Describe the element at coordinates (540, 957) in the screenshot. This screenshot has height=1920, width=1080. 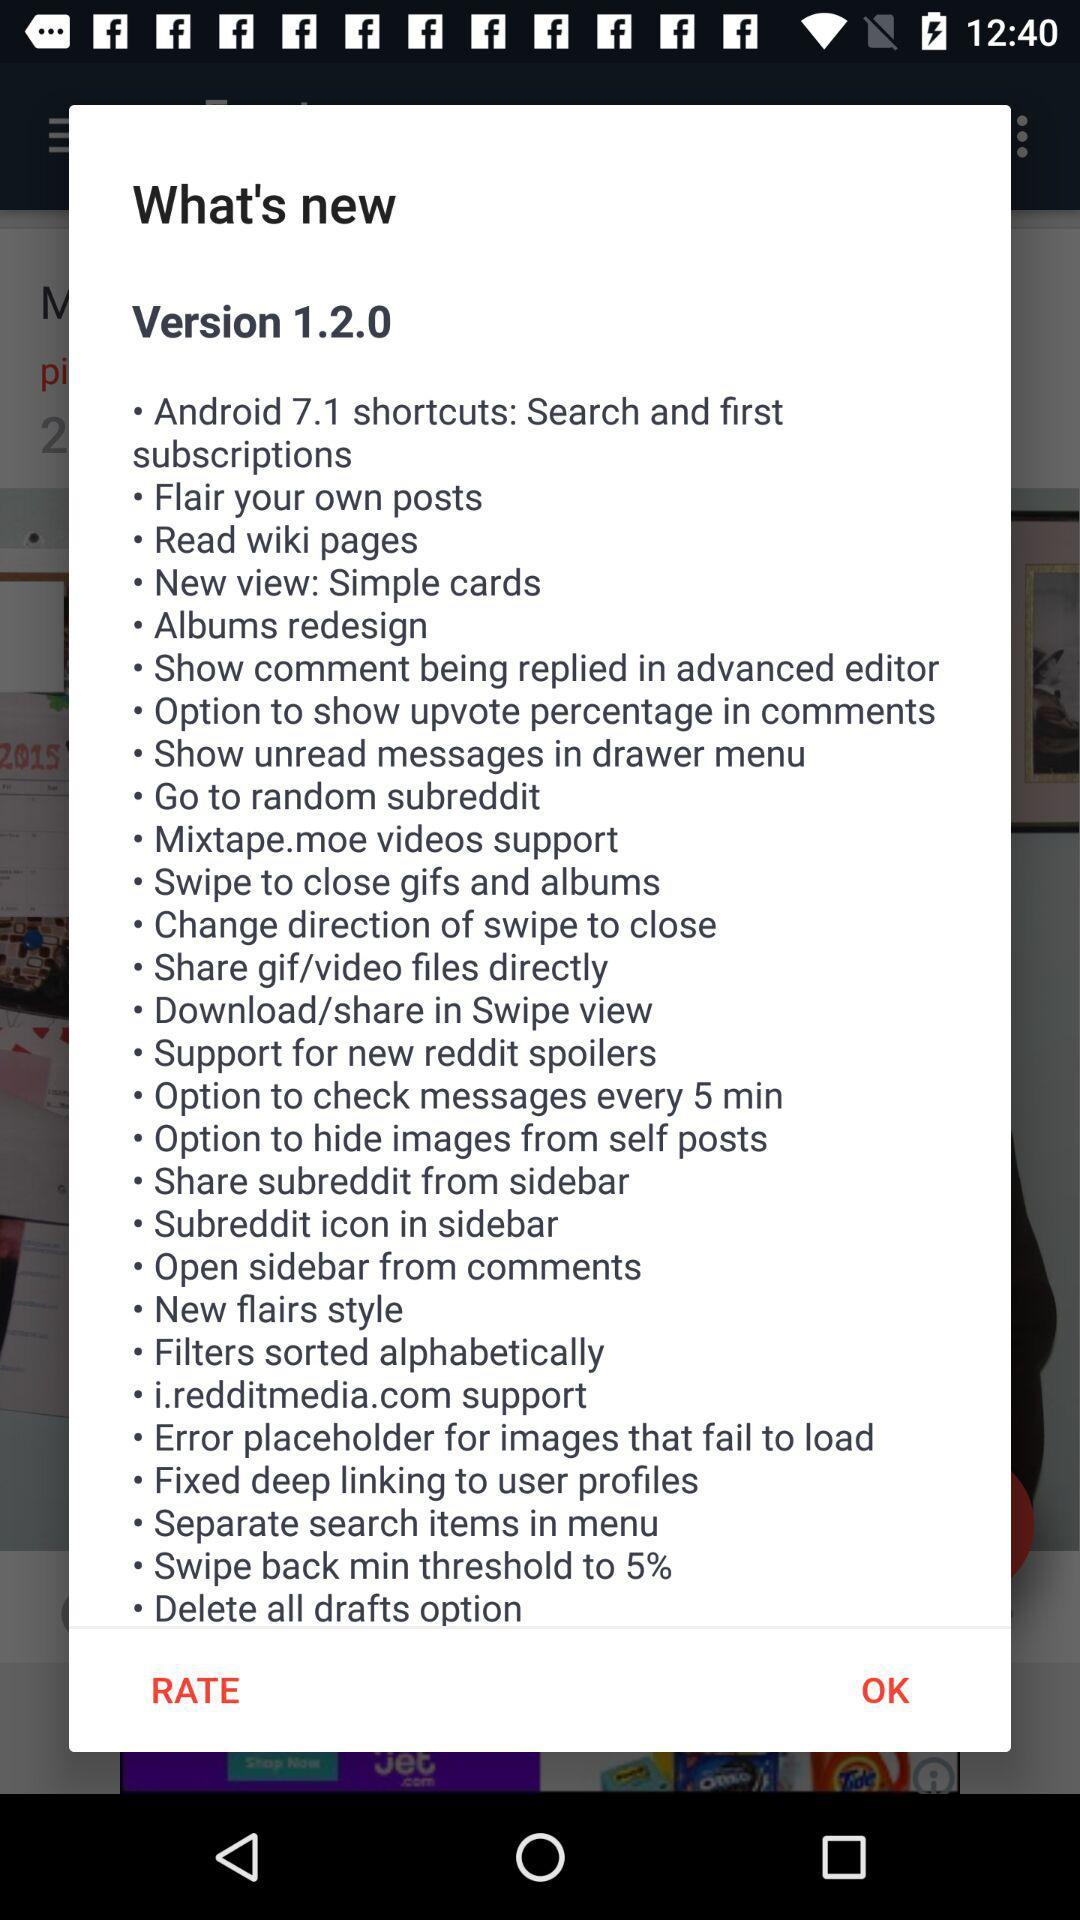
I see `icon at the center` at that location.